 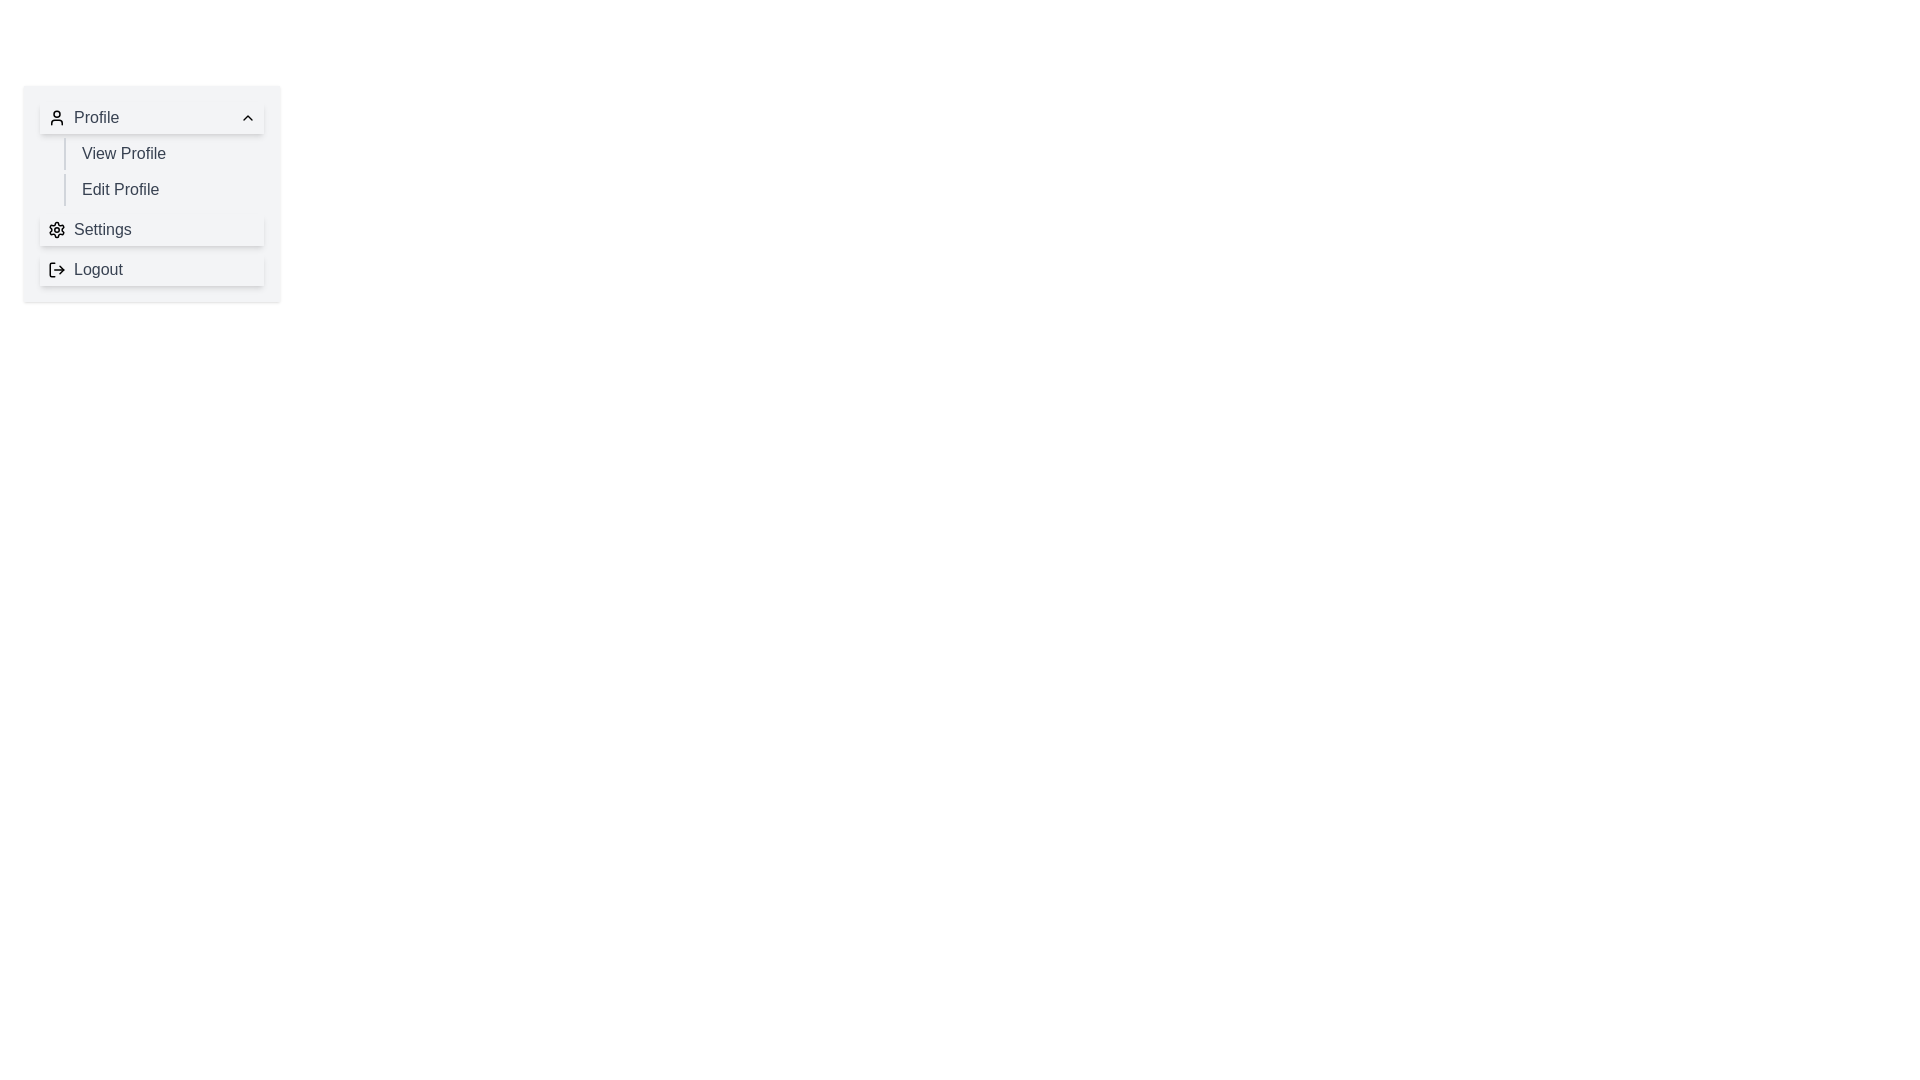 What do you see at coordinates (247, 118) in the screenshot?
I see `the visibility toggle icon located within the 'Profile' button, which is positioned at the rightmost end of the row next to the text 'Profile'` at bounding box center [247, 118].